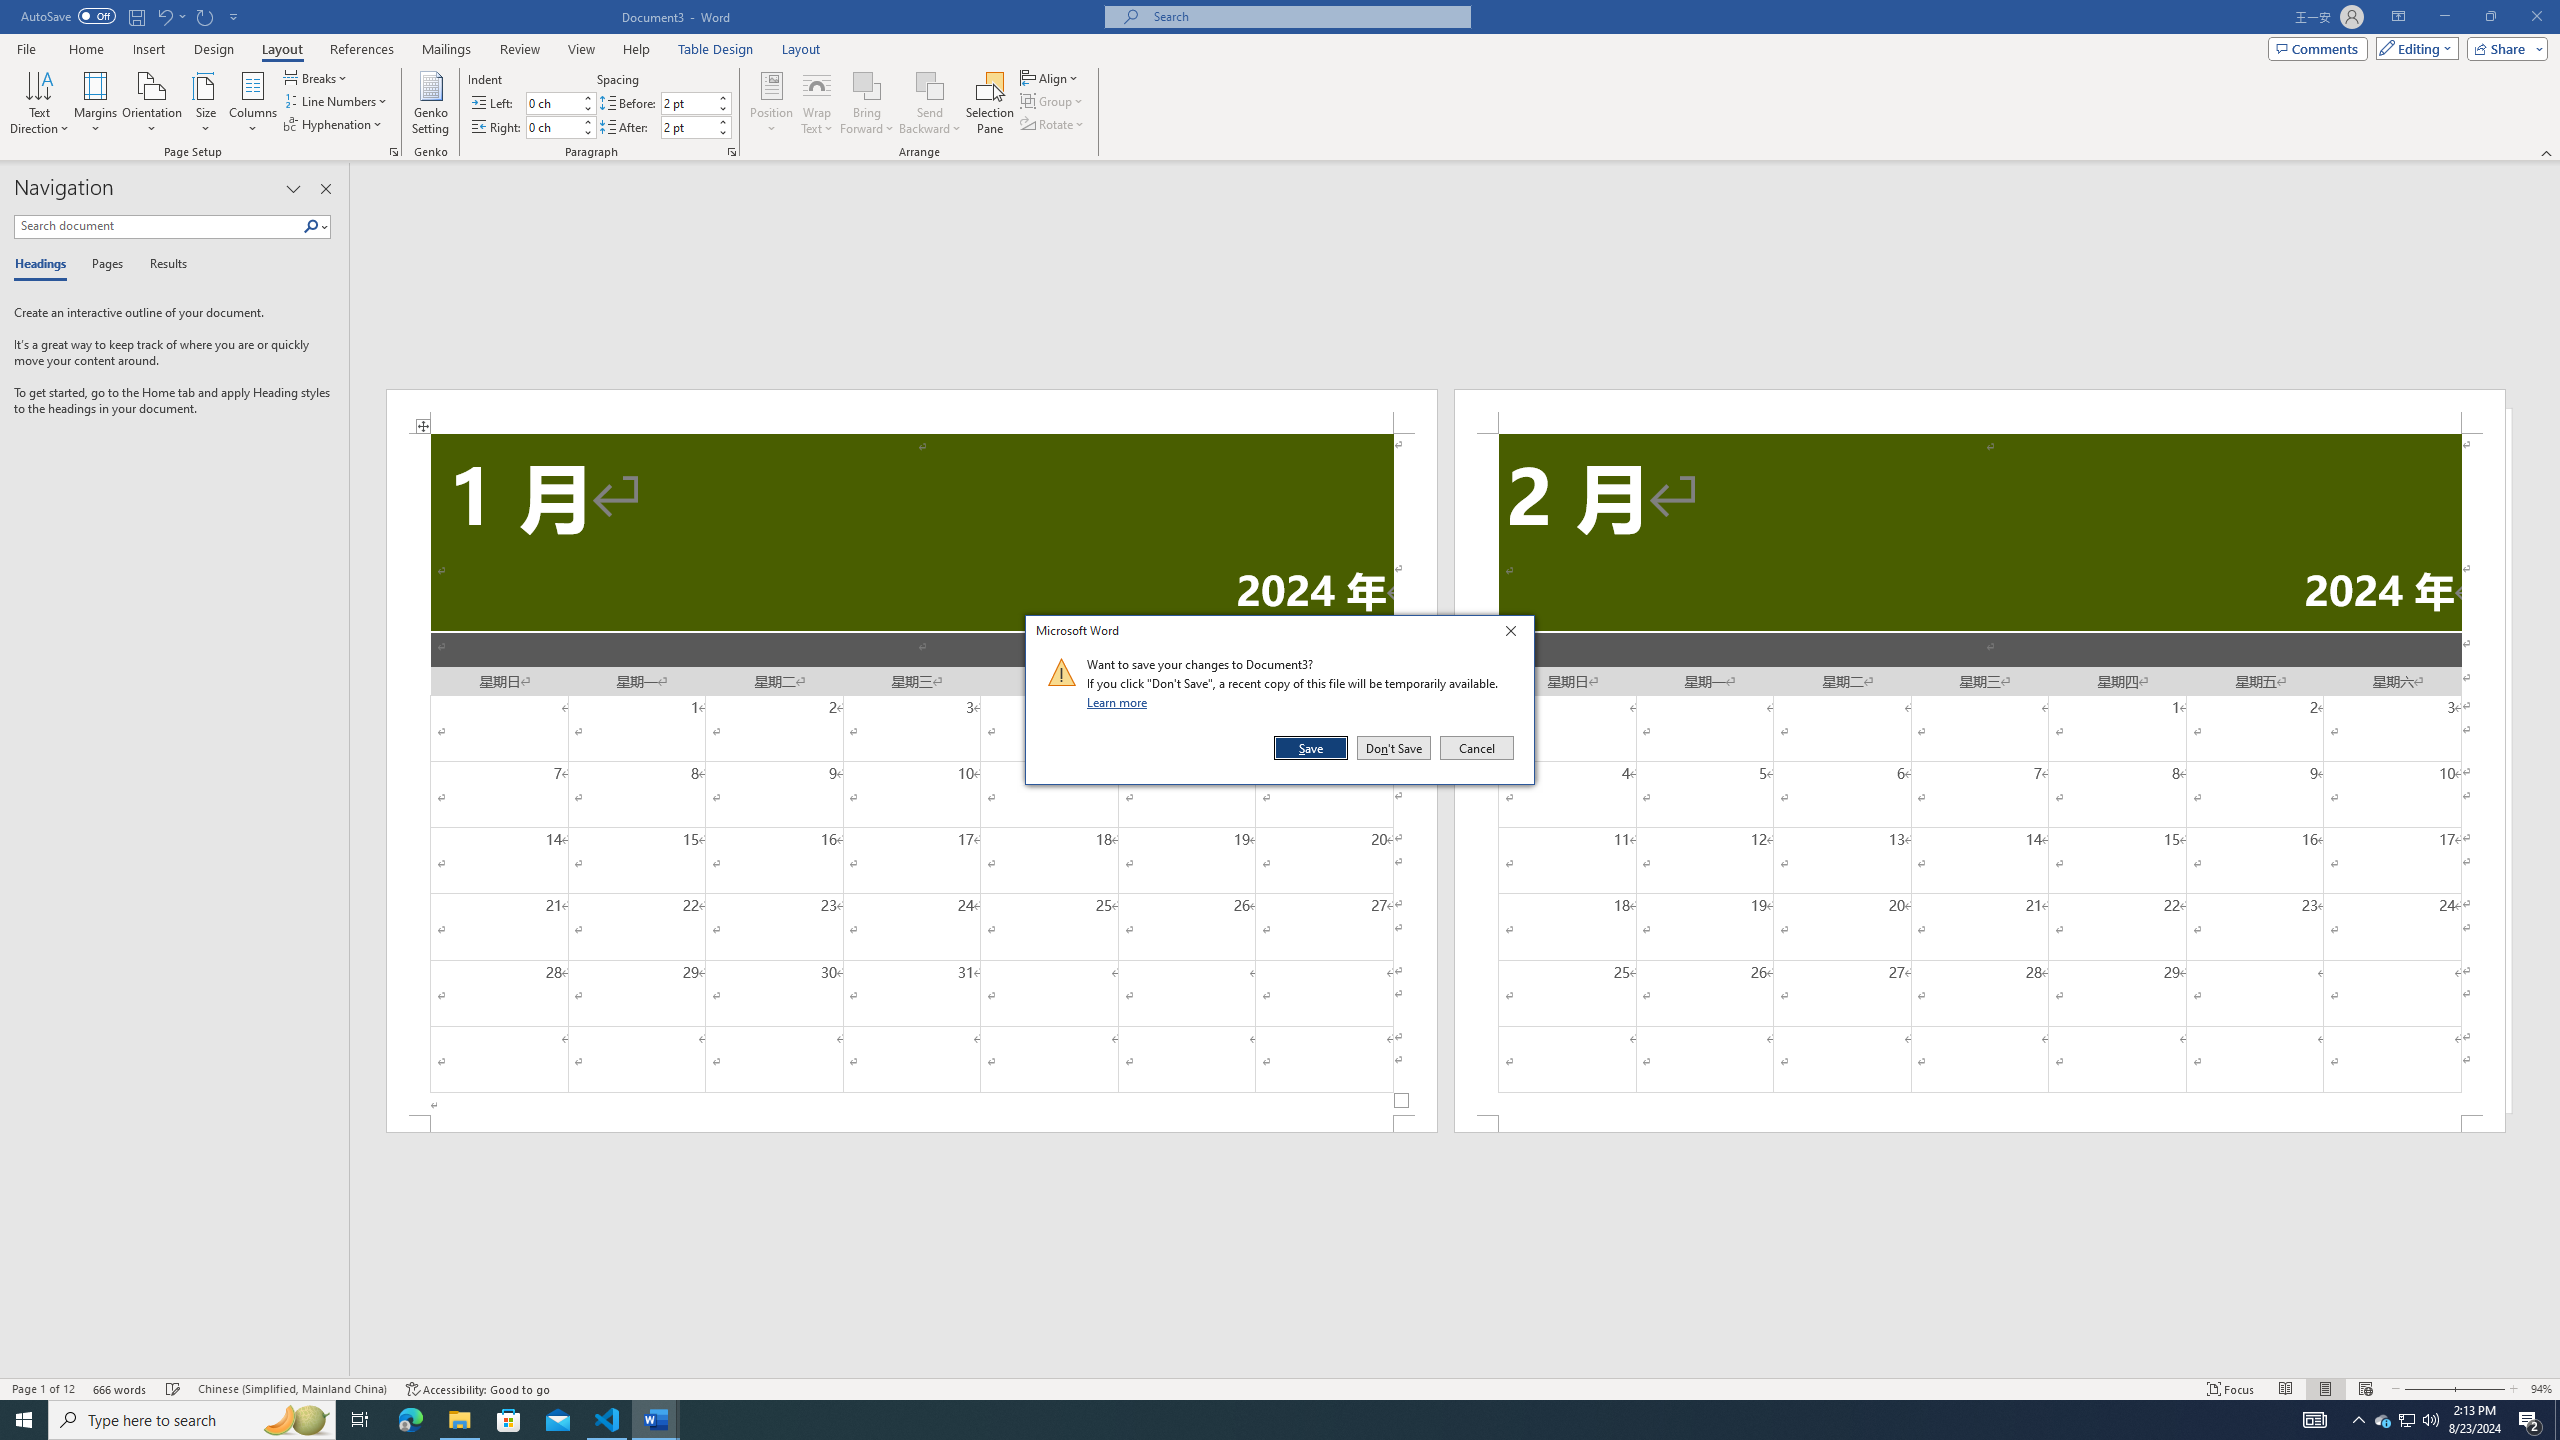  Describe the element at coordinates (458, 1418) in the screenshot. I see `'File Explorer - 1 running window'` at that location.